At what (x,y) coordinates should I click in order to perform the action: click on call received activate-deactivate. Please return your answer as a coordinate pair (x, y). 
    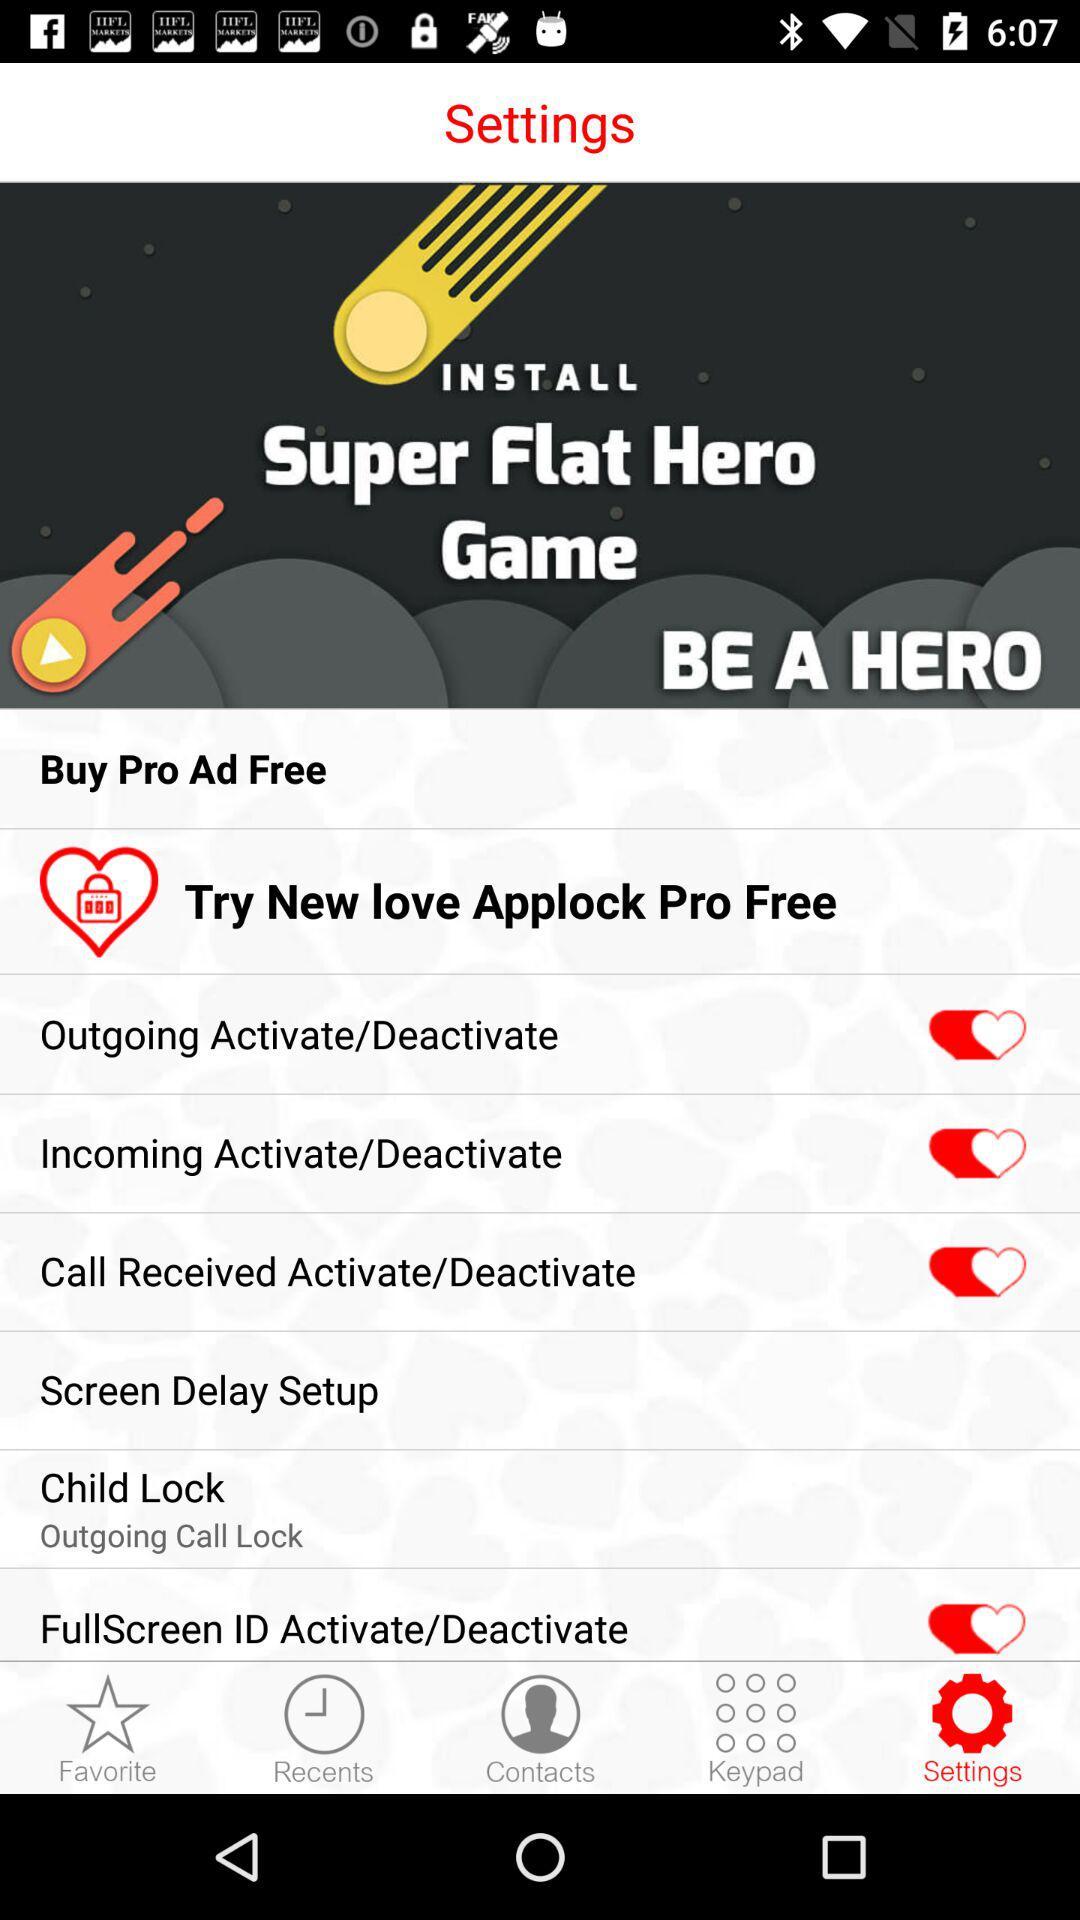
    Looking at the image, I should click on (974, 1271).